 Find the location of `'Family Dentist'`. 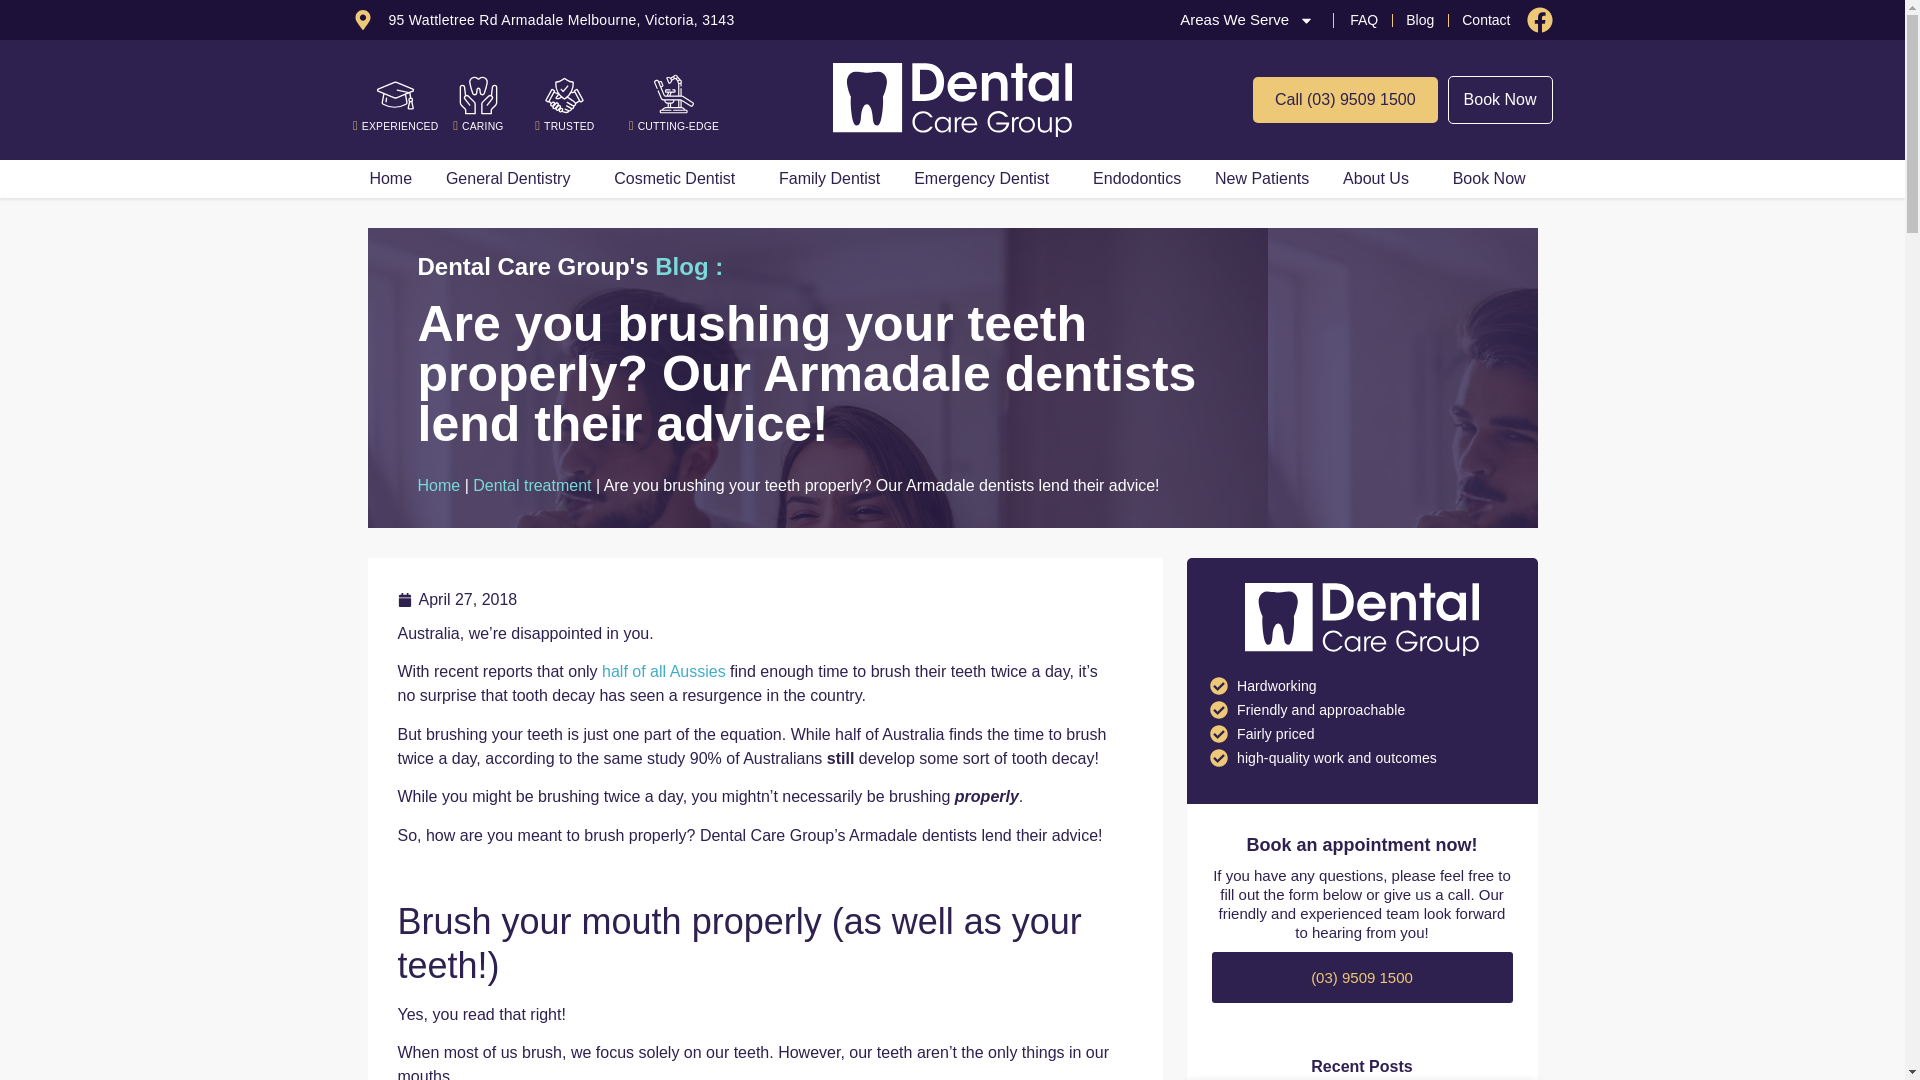

'Family Dentist' is located at coordinates (761, 177).